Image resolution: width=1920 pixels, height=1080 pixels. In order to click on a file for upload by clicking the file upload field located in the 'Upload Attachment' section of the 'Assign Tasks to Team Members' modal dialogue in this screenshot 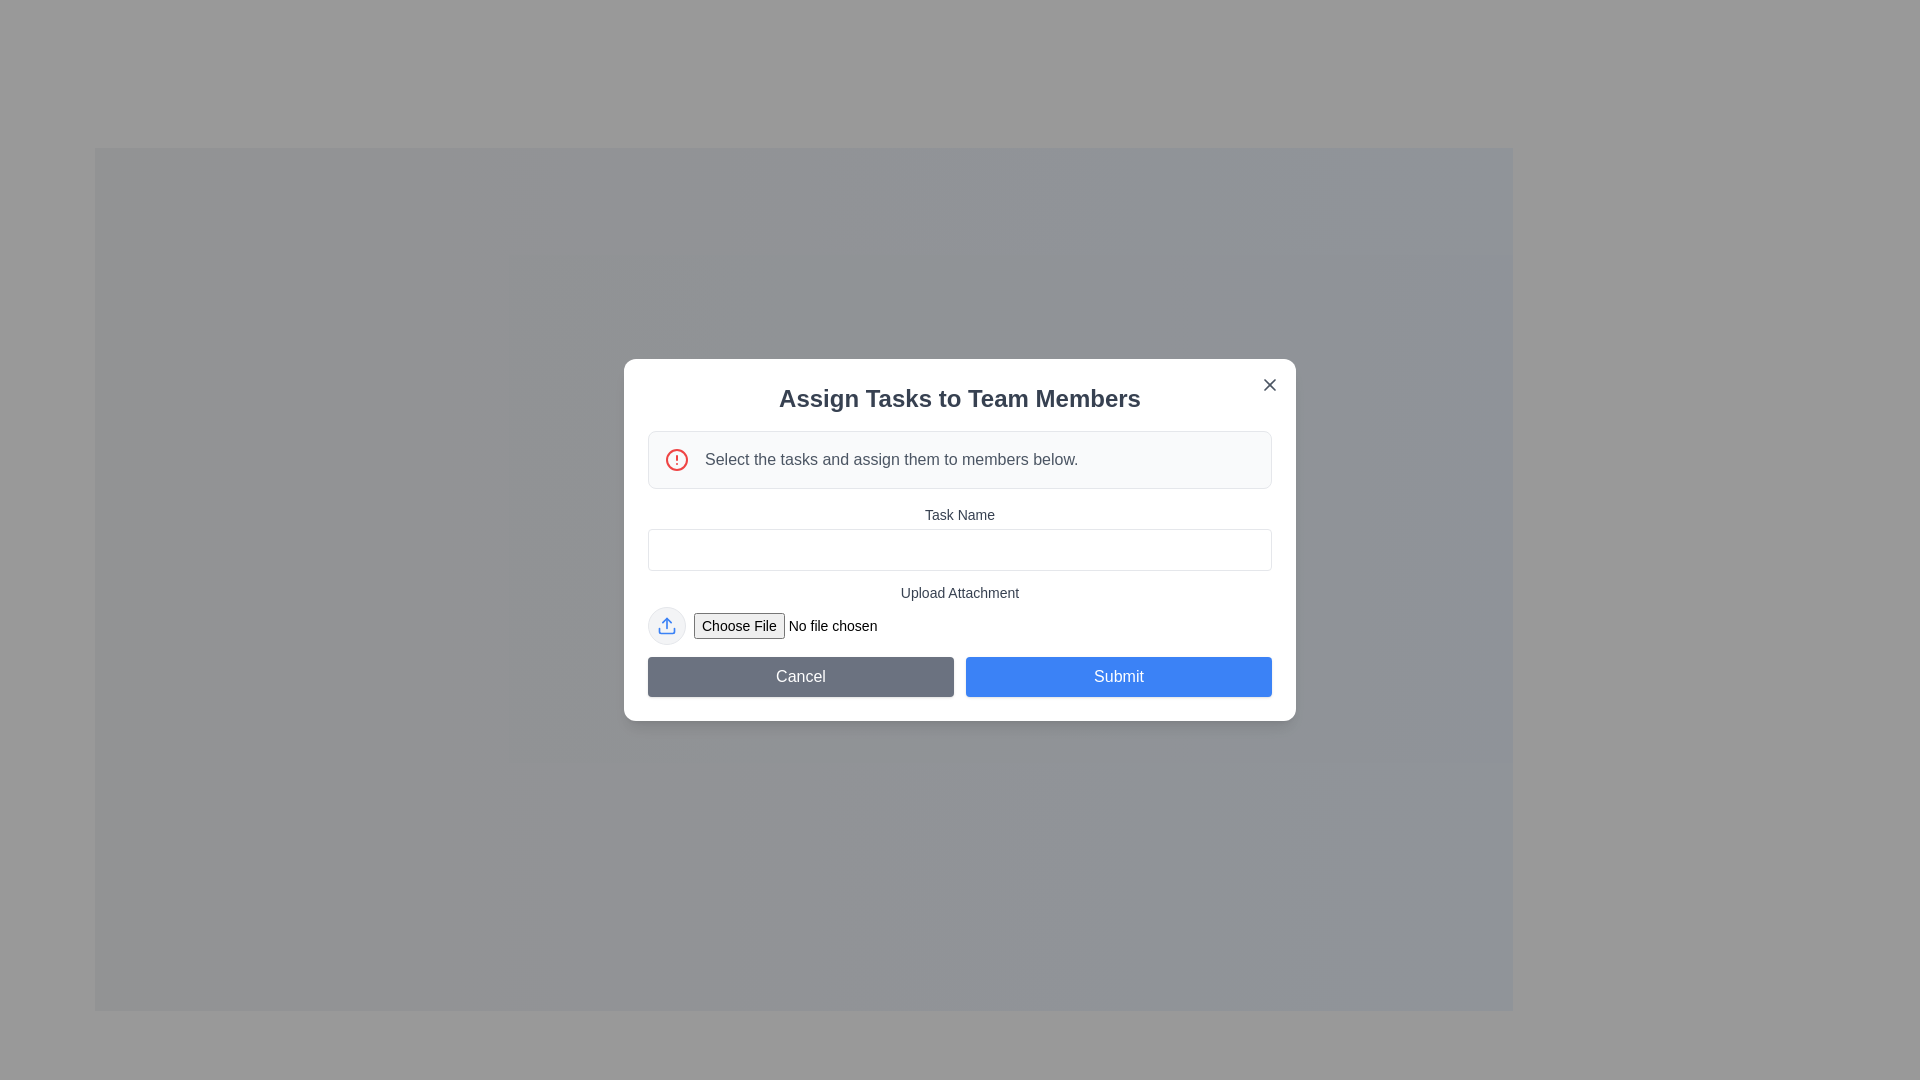, I will do `click(960, 624)`.